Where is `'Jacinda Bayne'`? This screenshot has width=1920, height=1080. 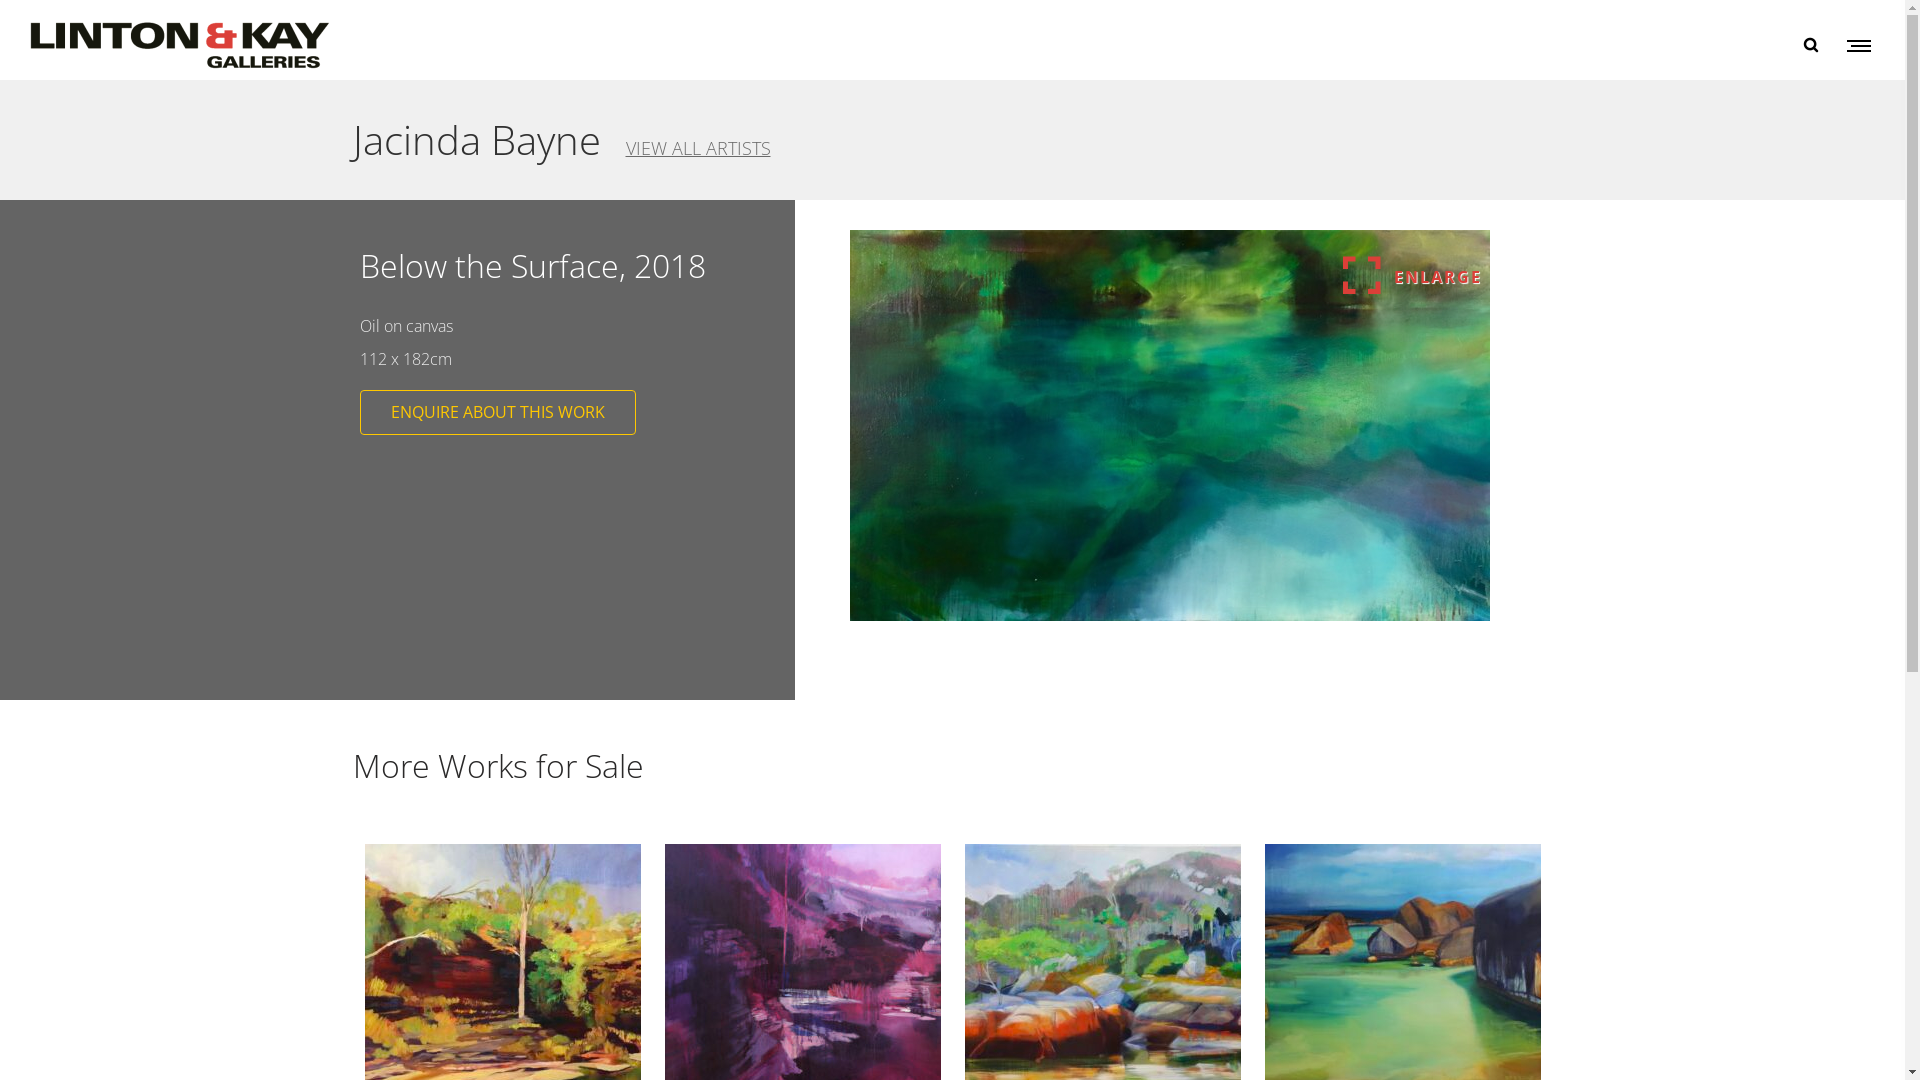 'Jacinda Bayne' is located at coordinates (474, 138).